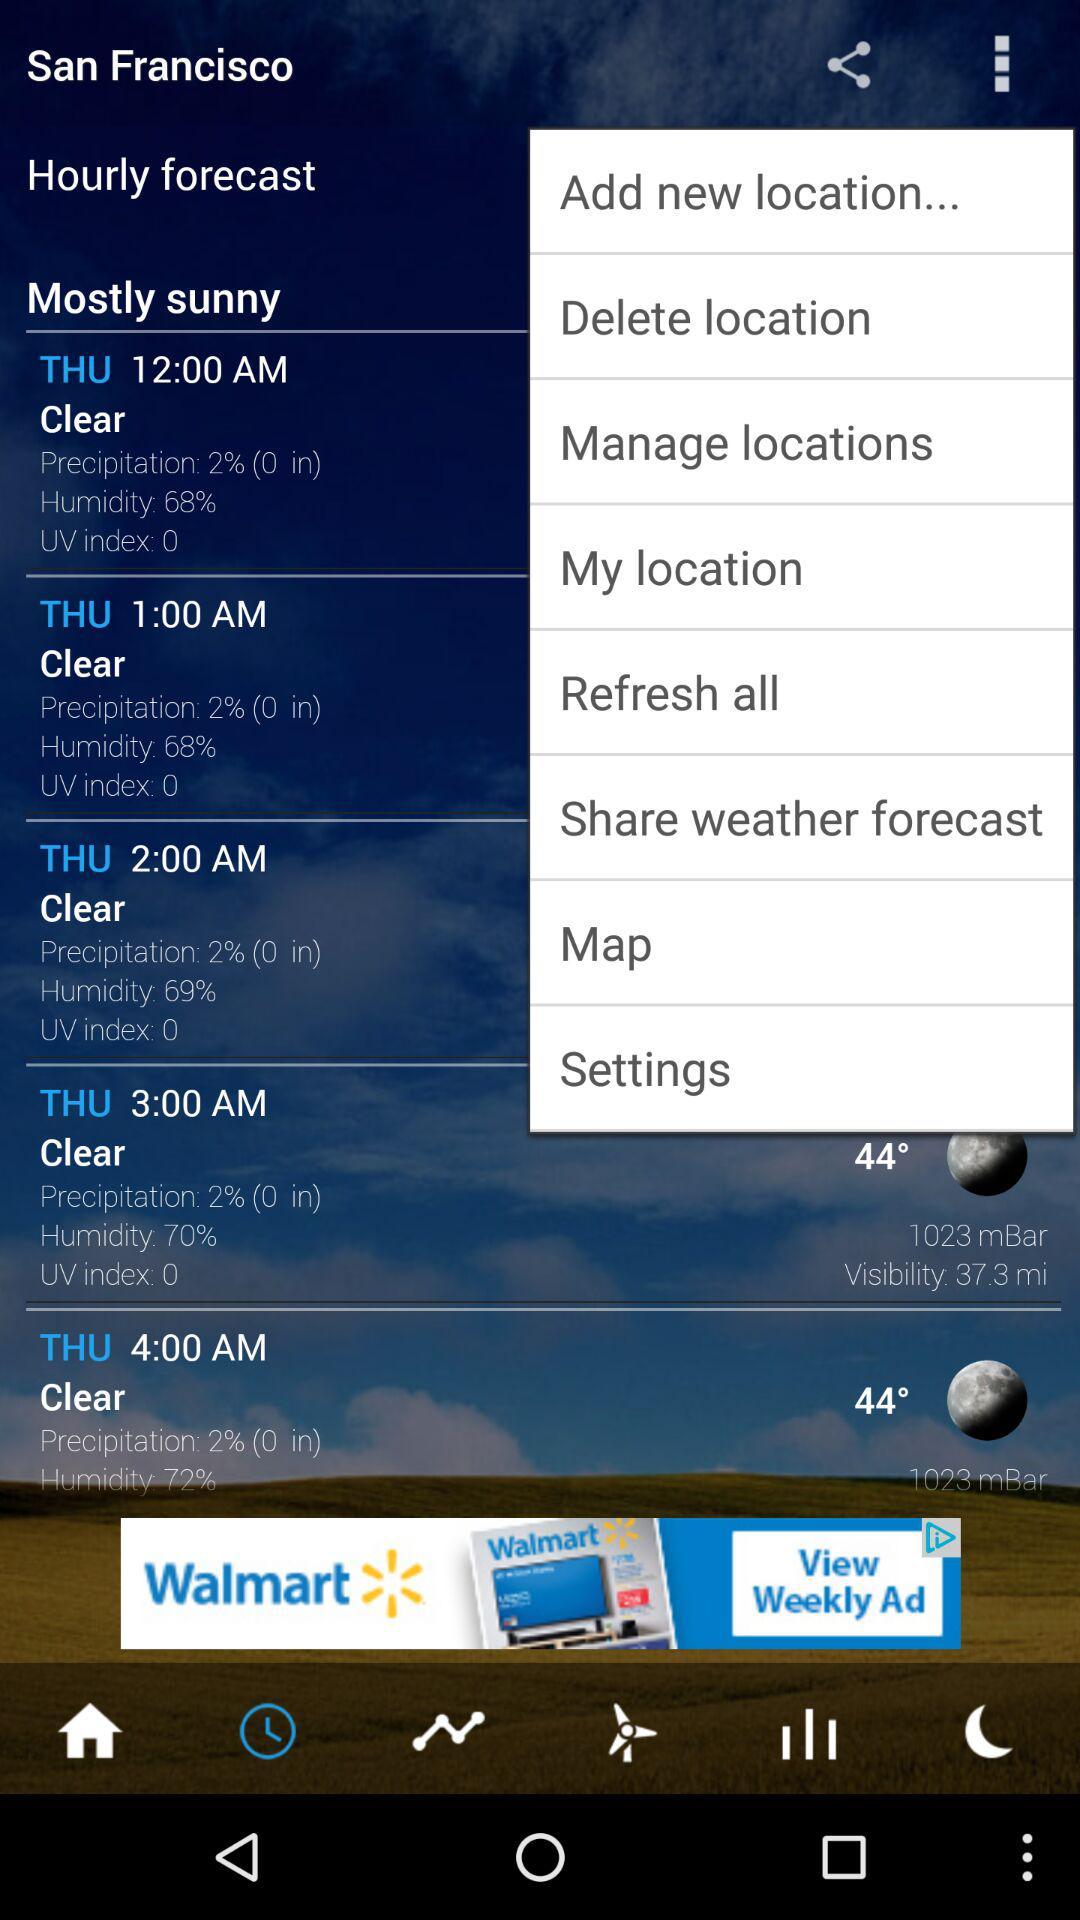 The width and height of the screenshot is (1080, 1920). I want to click on refresh all icon, so click(800, 691).